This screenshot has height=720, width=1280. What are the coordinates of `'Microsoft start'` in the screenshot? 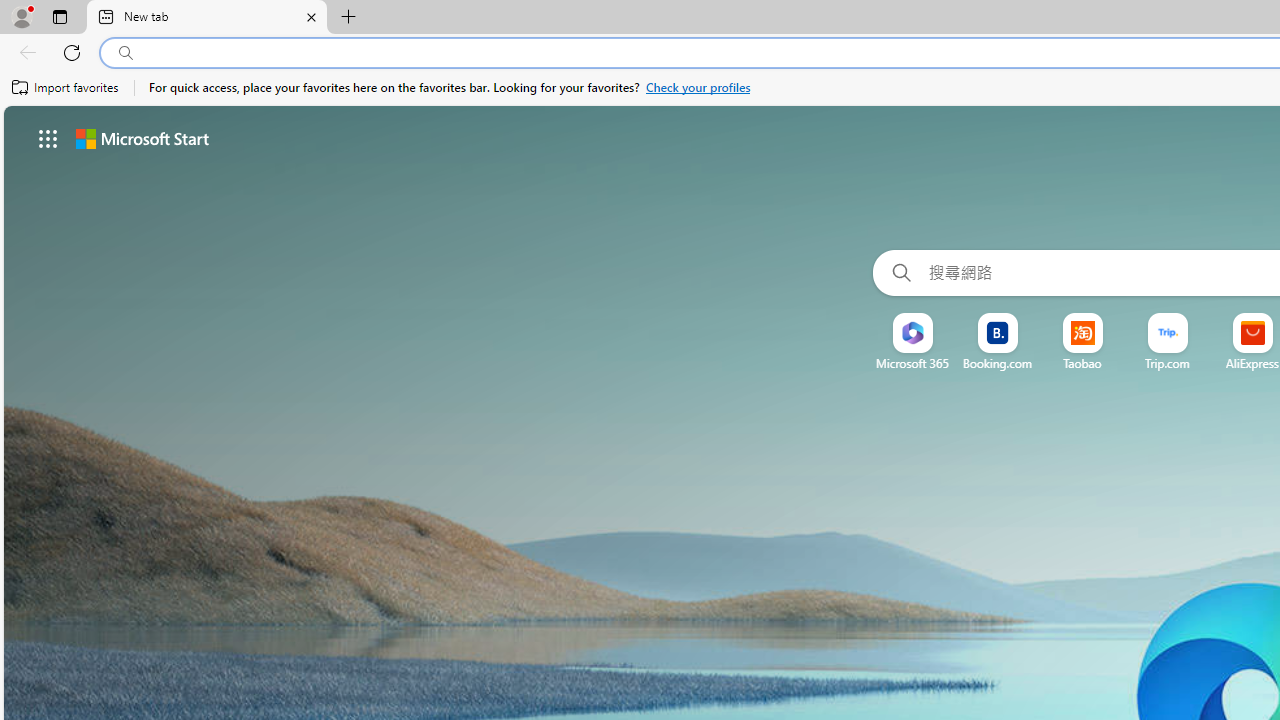 It's located at (141, 137).